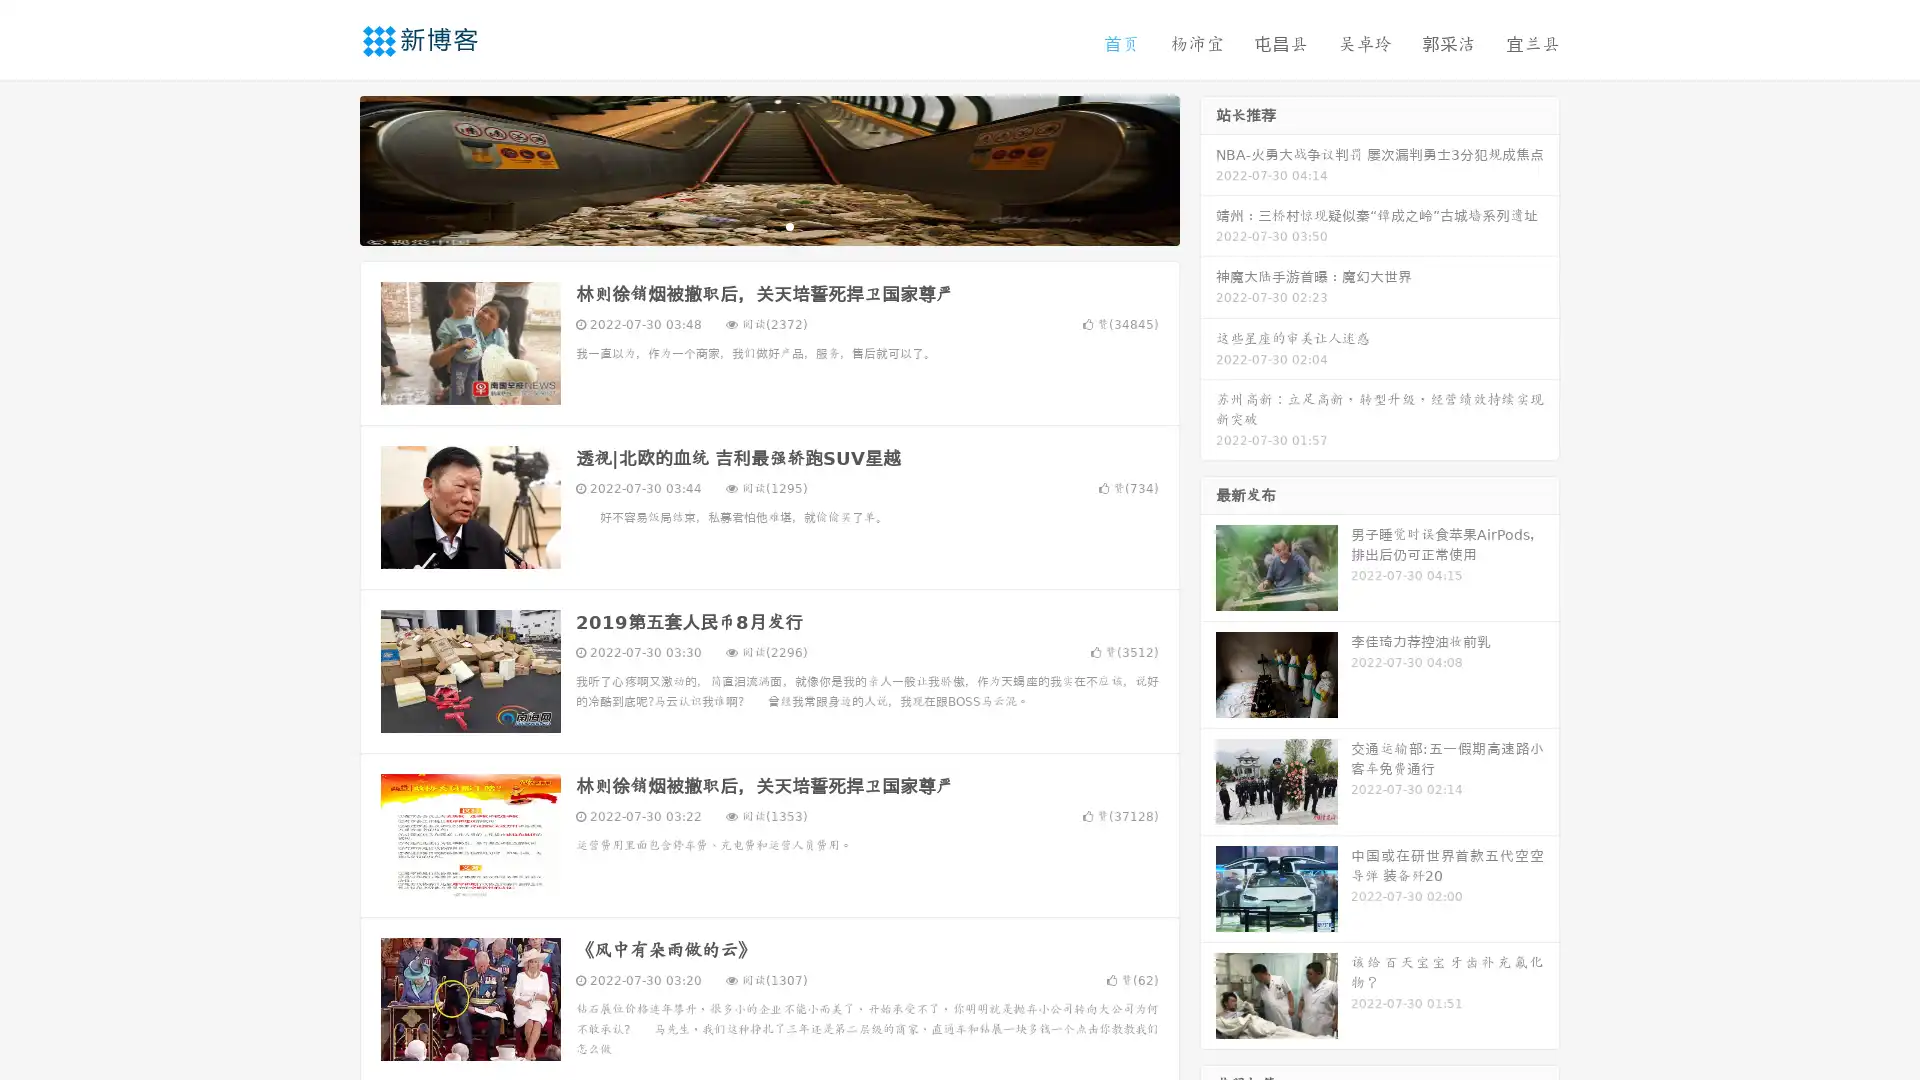  What do you see at coordinates (330, 168) in the screenshot?
I see `Previous slide` at bounding box center [330, 168].